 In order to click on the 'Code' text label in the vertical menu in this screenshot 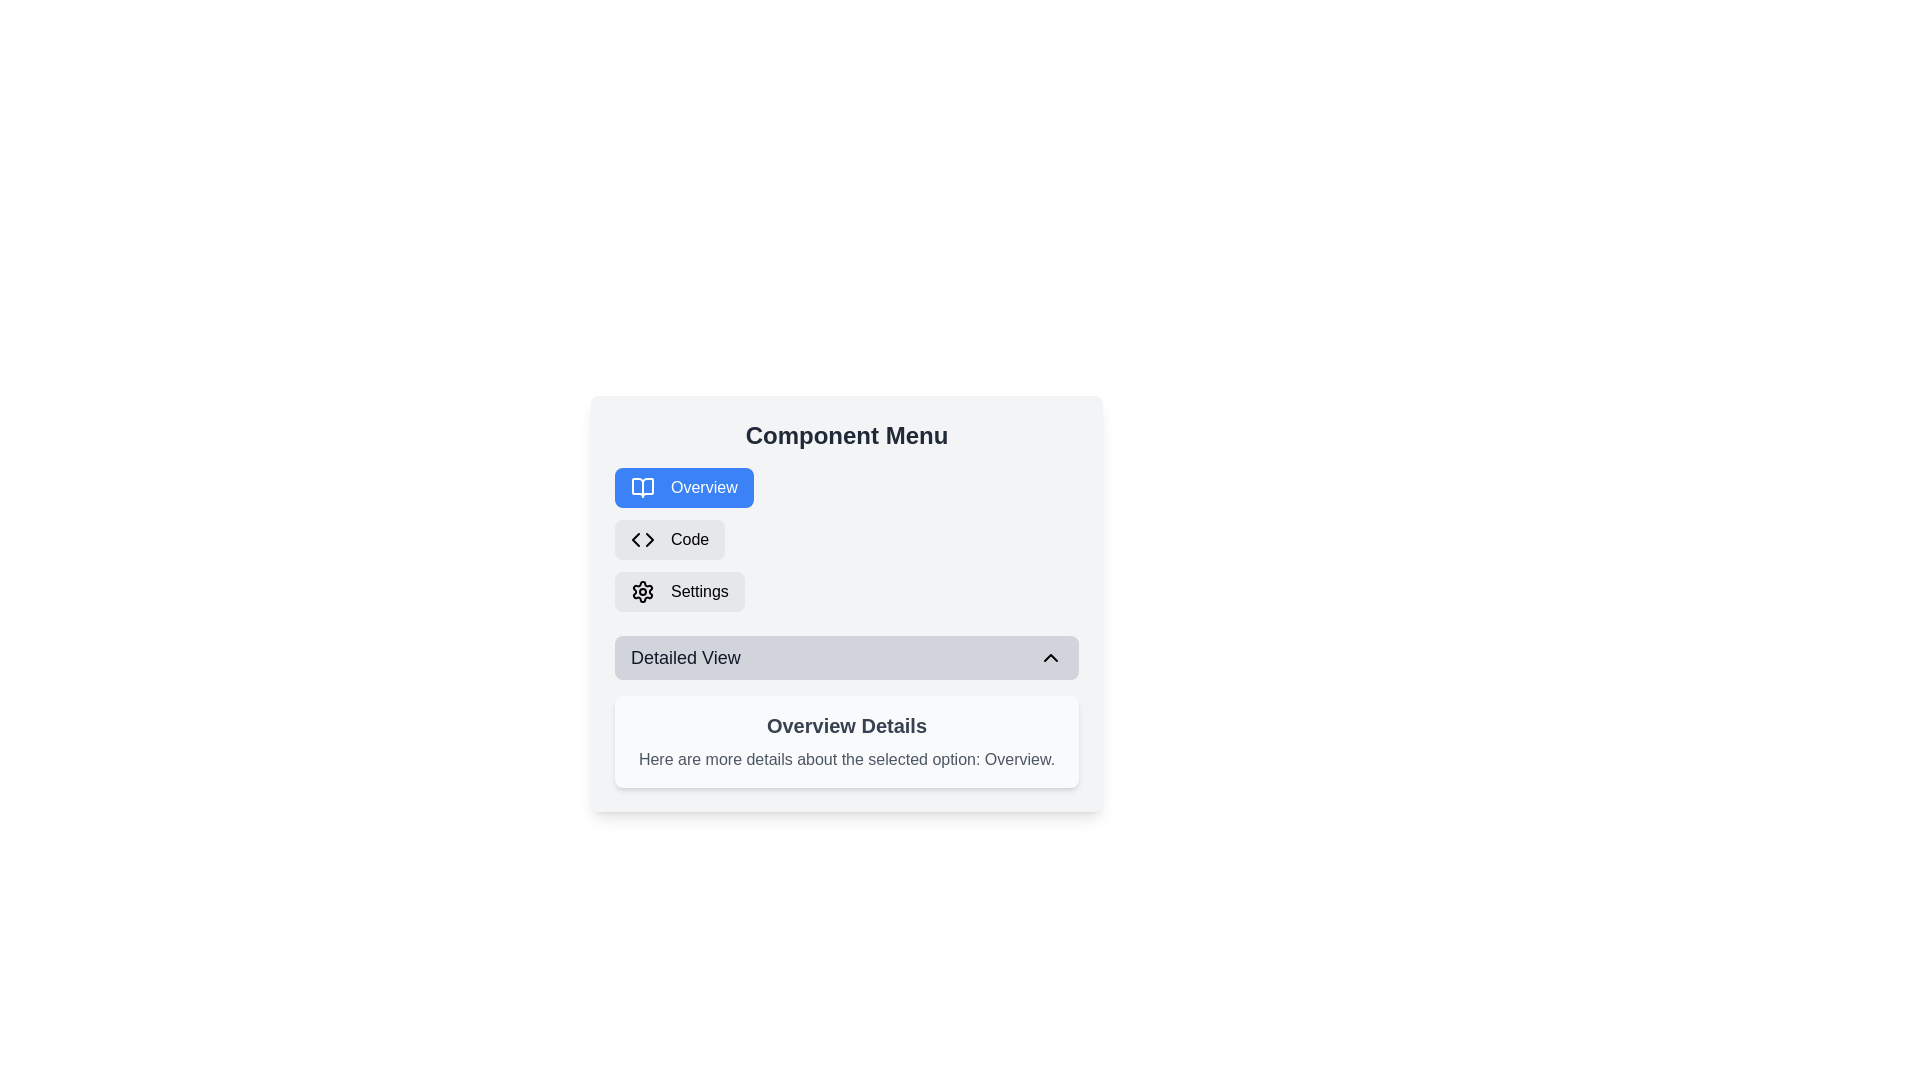, I will do `click(690, 540)`.